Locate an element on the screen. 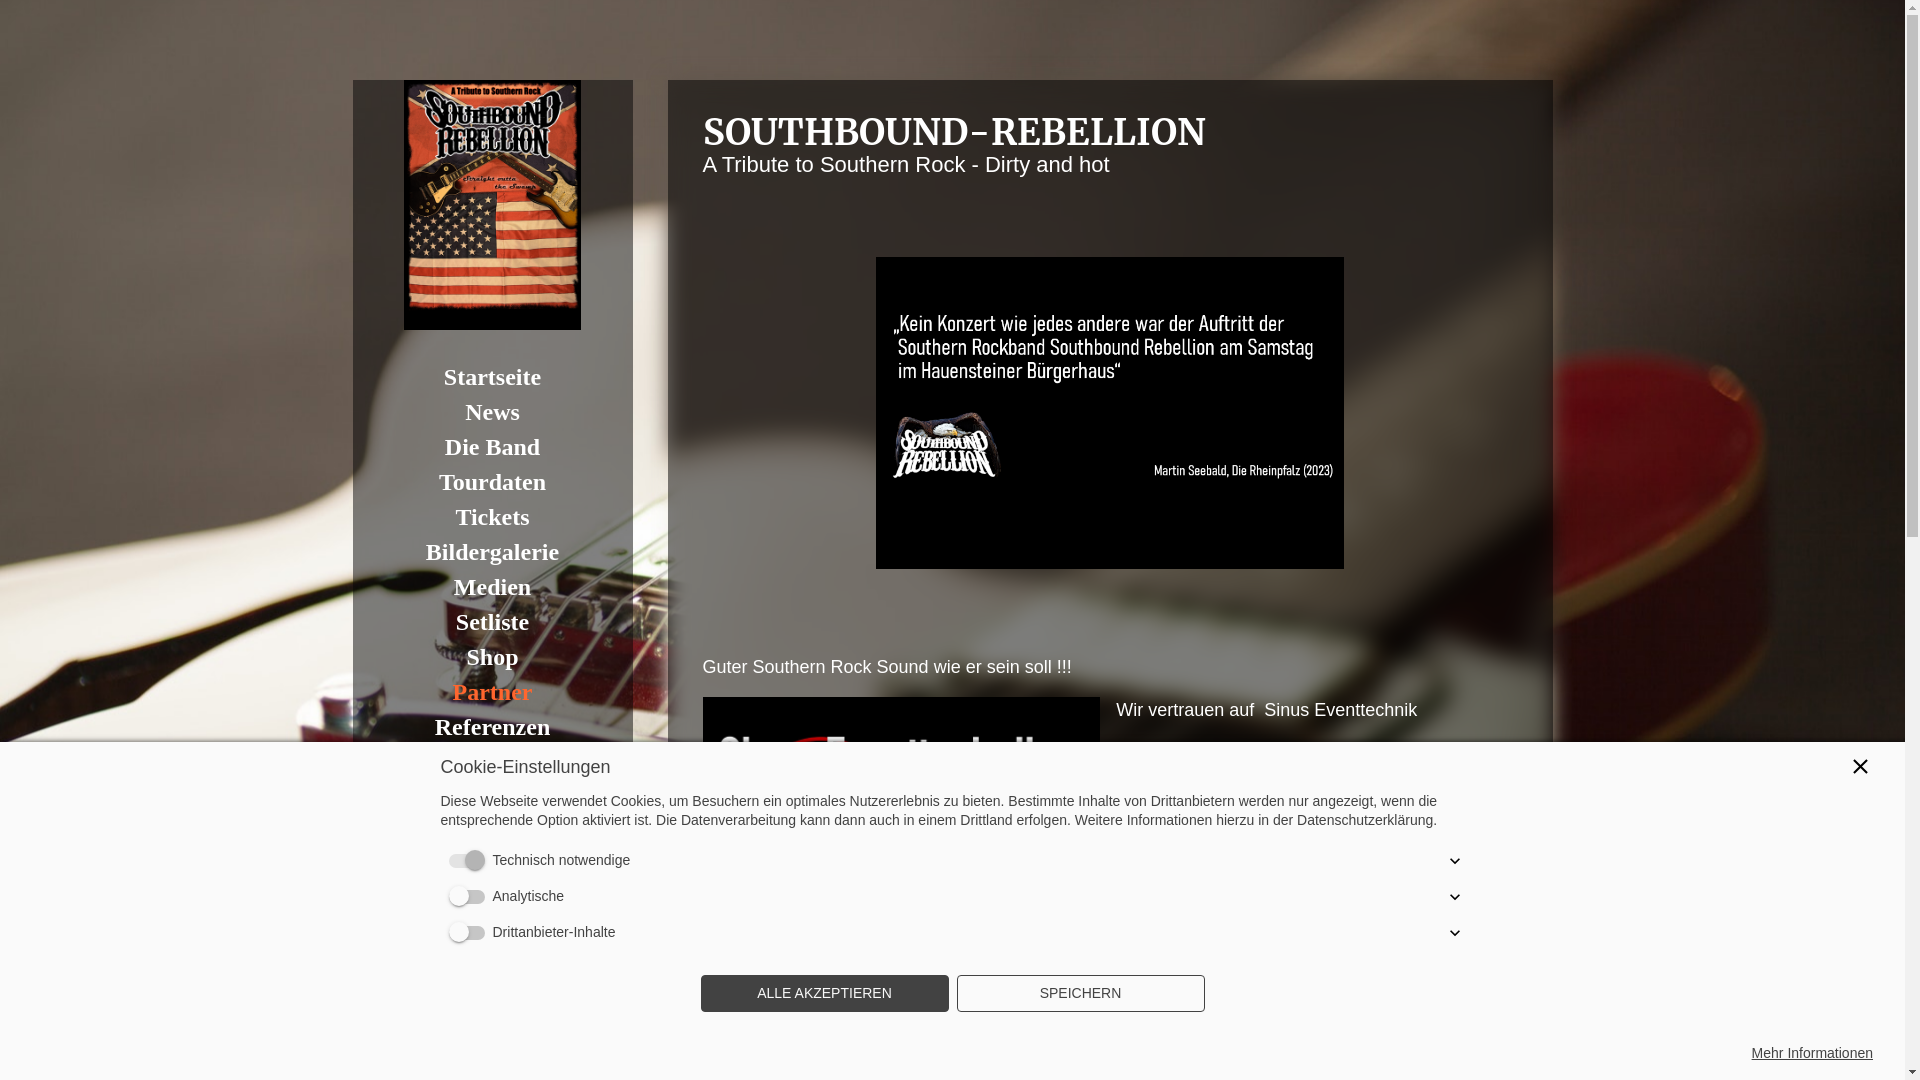 The height and width of the screenshot is (1080, 1920). 'Referenzen' is located at coordinates (491, 727).